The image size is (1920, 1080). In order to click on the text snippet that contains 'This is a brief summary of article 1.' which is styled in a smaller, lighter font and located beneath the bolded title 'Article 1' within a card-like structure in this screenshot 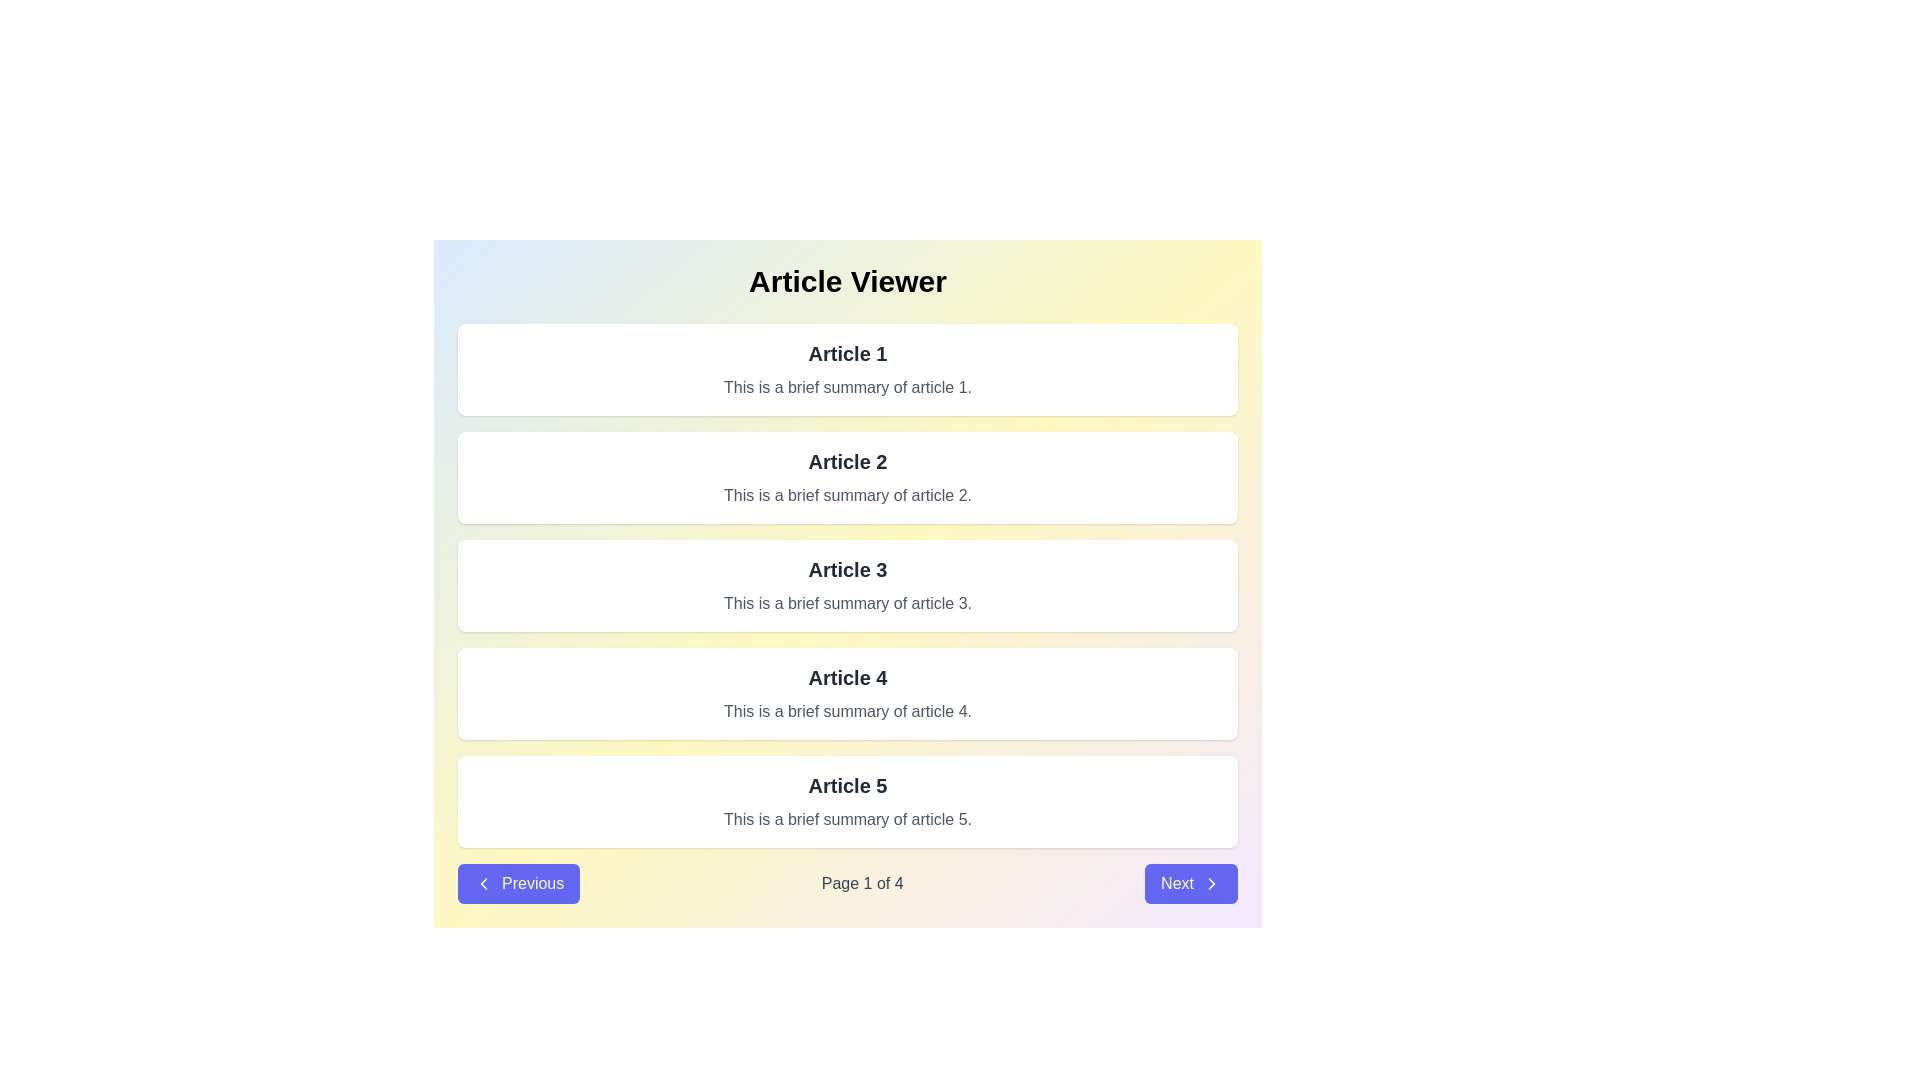, I will do `click(848, 388)`.